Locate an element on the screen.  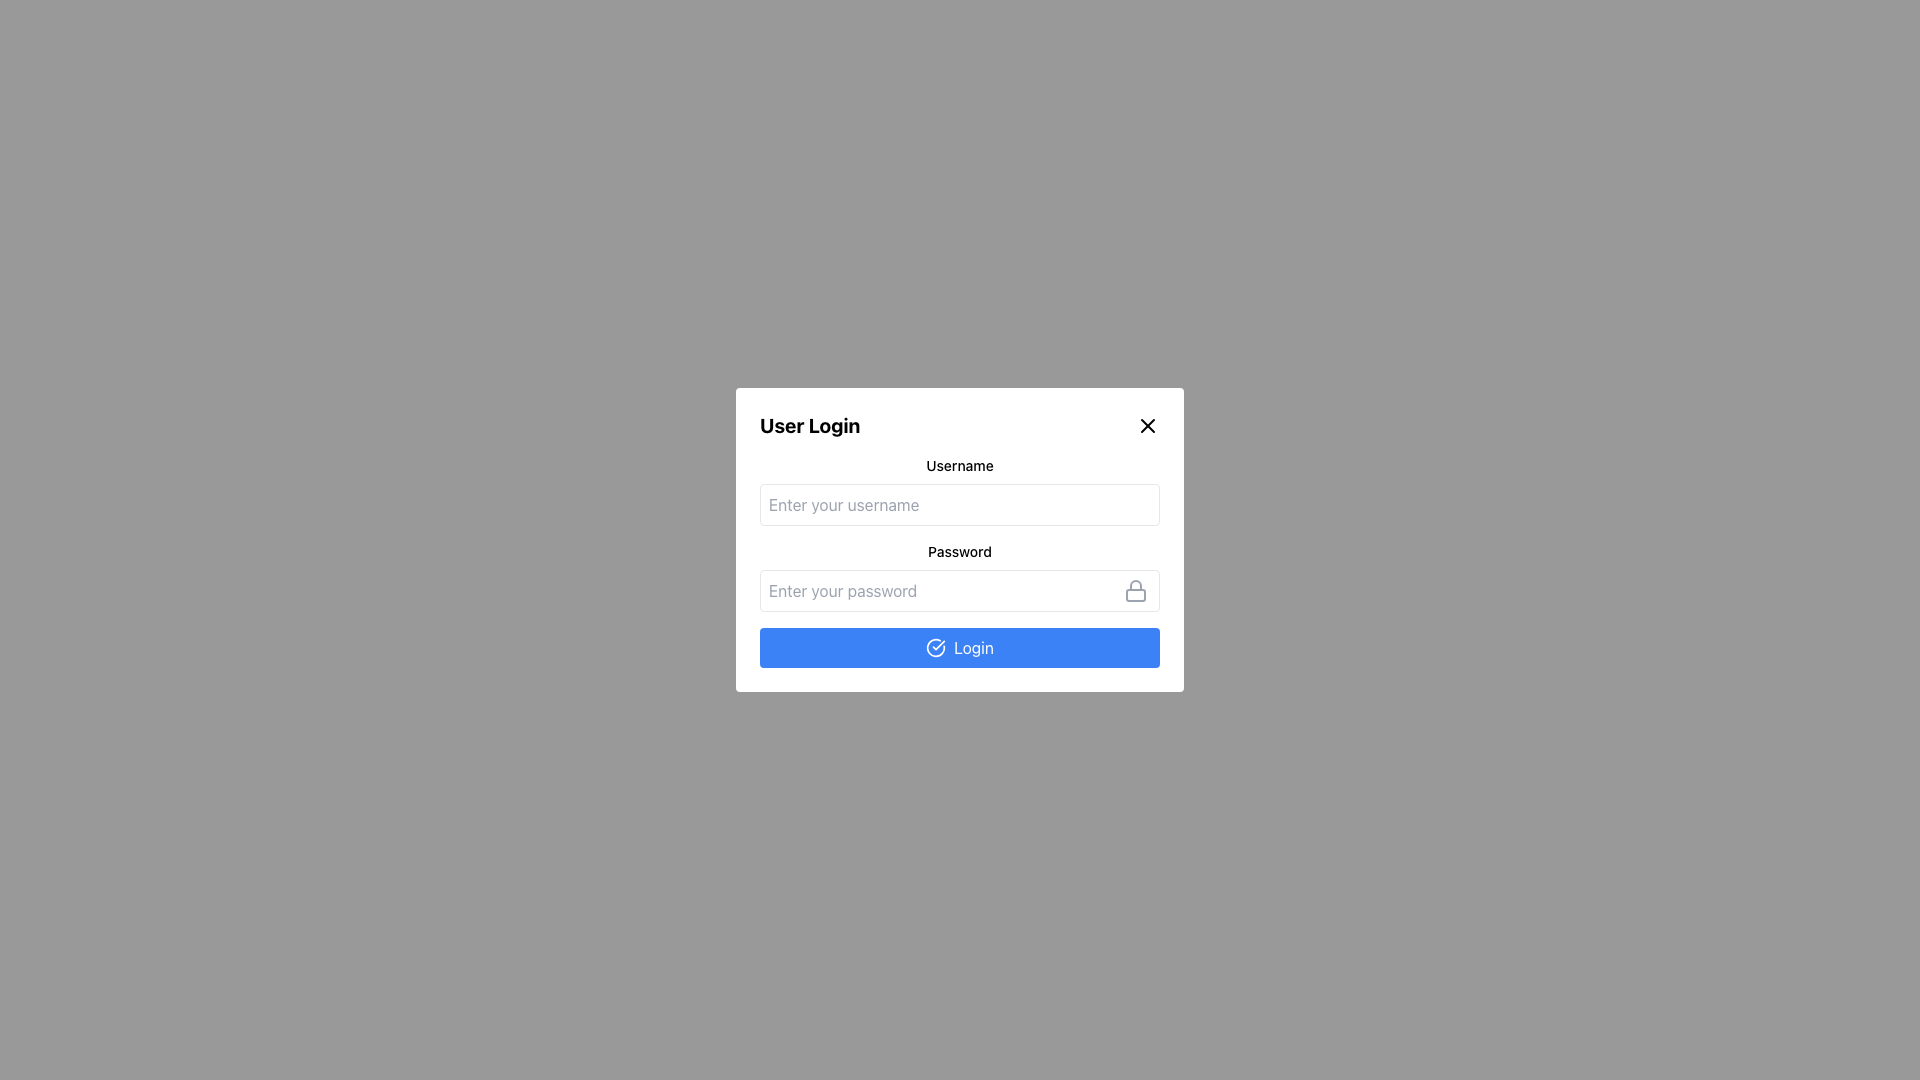
the small rectangle with rounded corners located in the lower segment of the lock icon, which is situated to the right of the password input field in the login form is located at coordinates (1136, 594).